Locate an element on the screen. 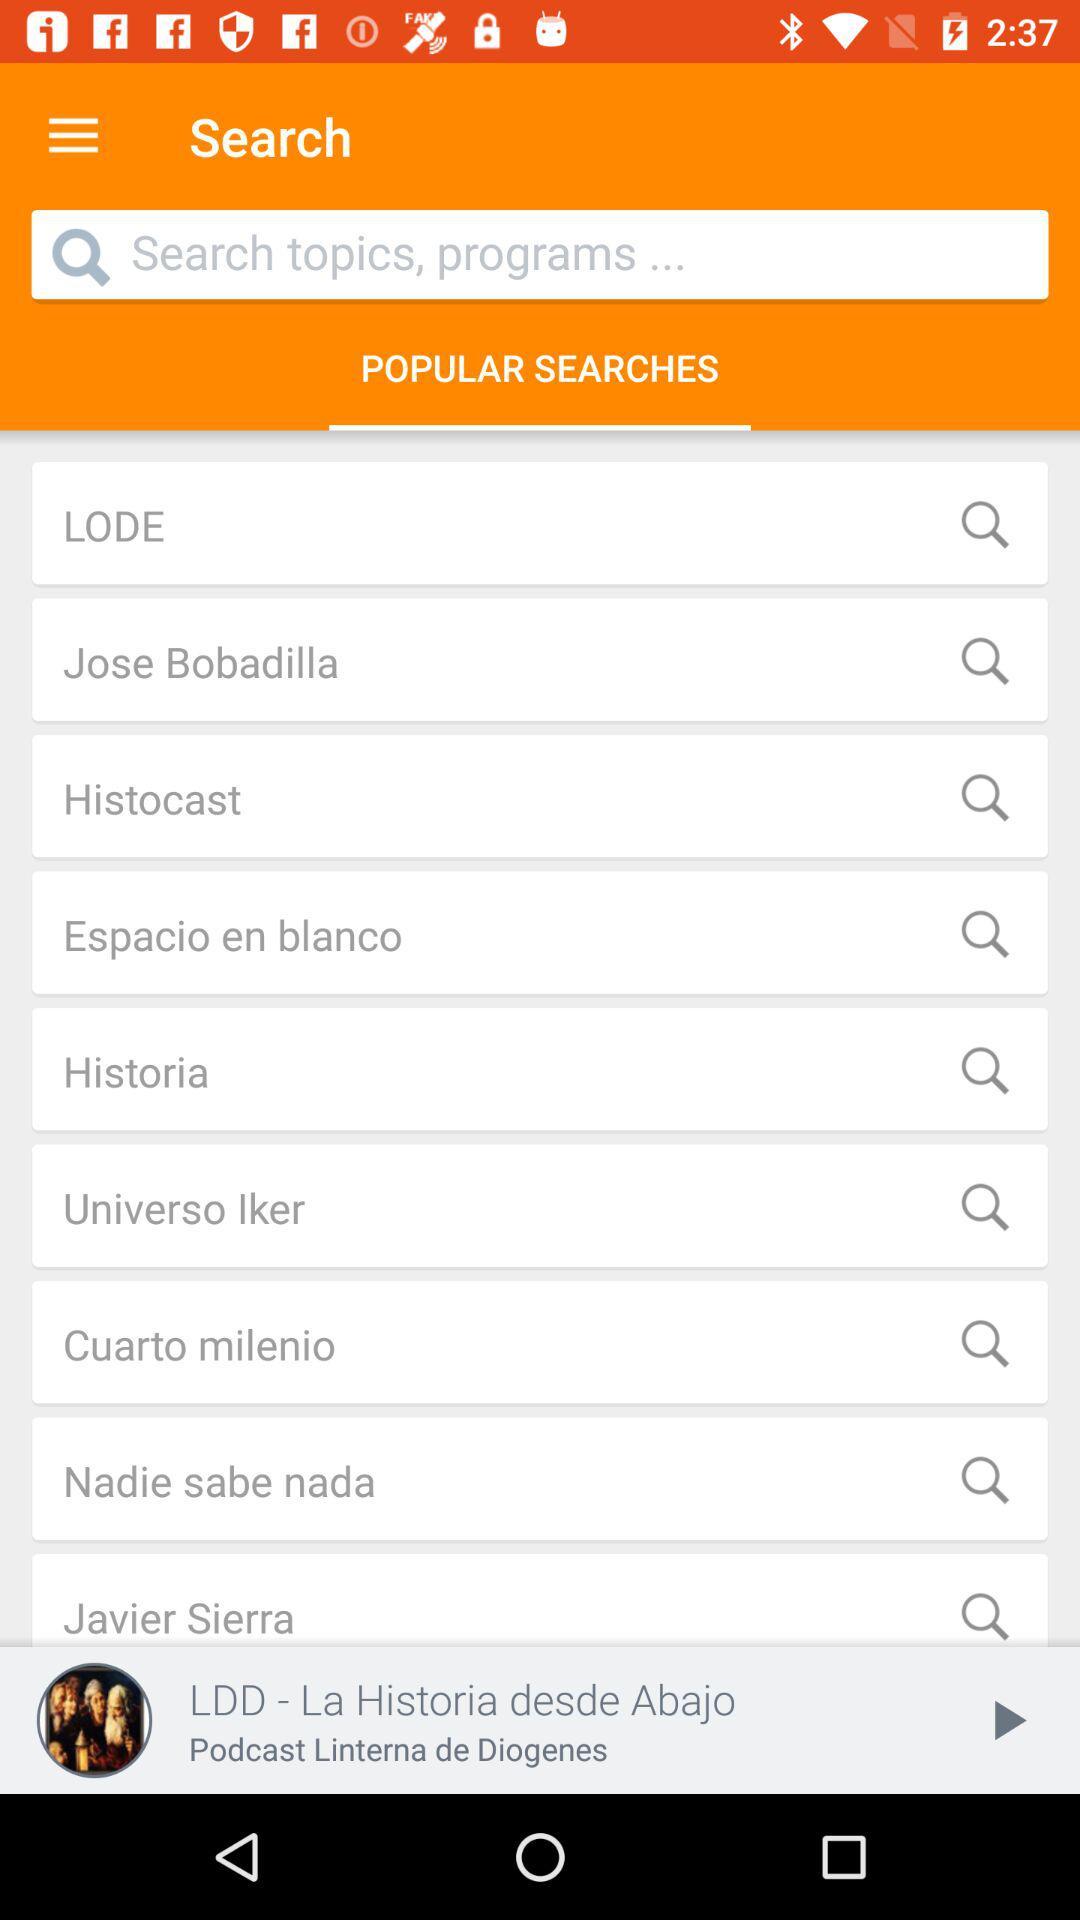 The image size is (1080, 1920). the icon above the cuarto milenio item is located at coordinates (540, 1206).